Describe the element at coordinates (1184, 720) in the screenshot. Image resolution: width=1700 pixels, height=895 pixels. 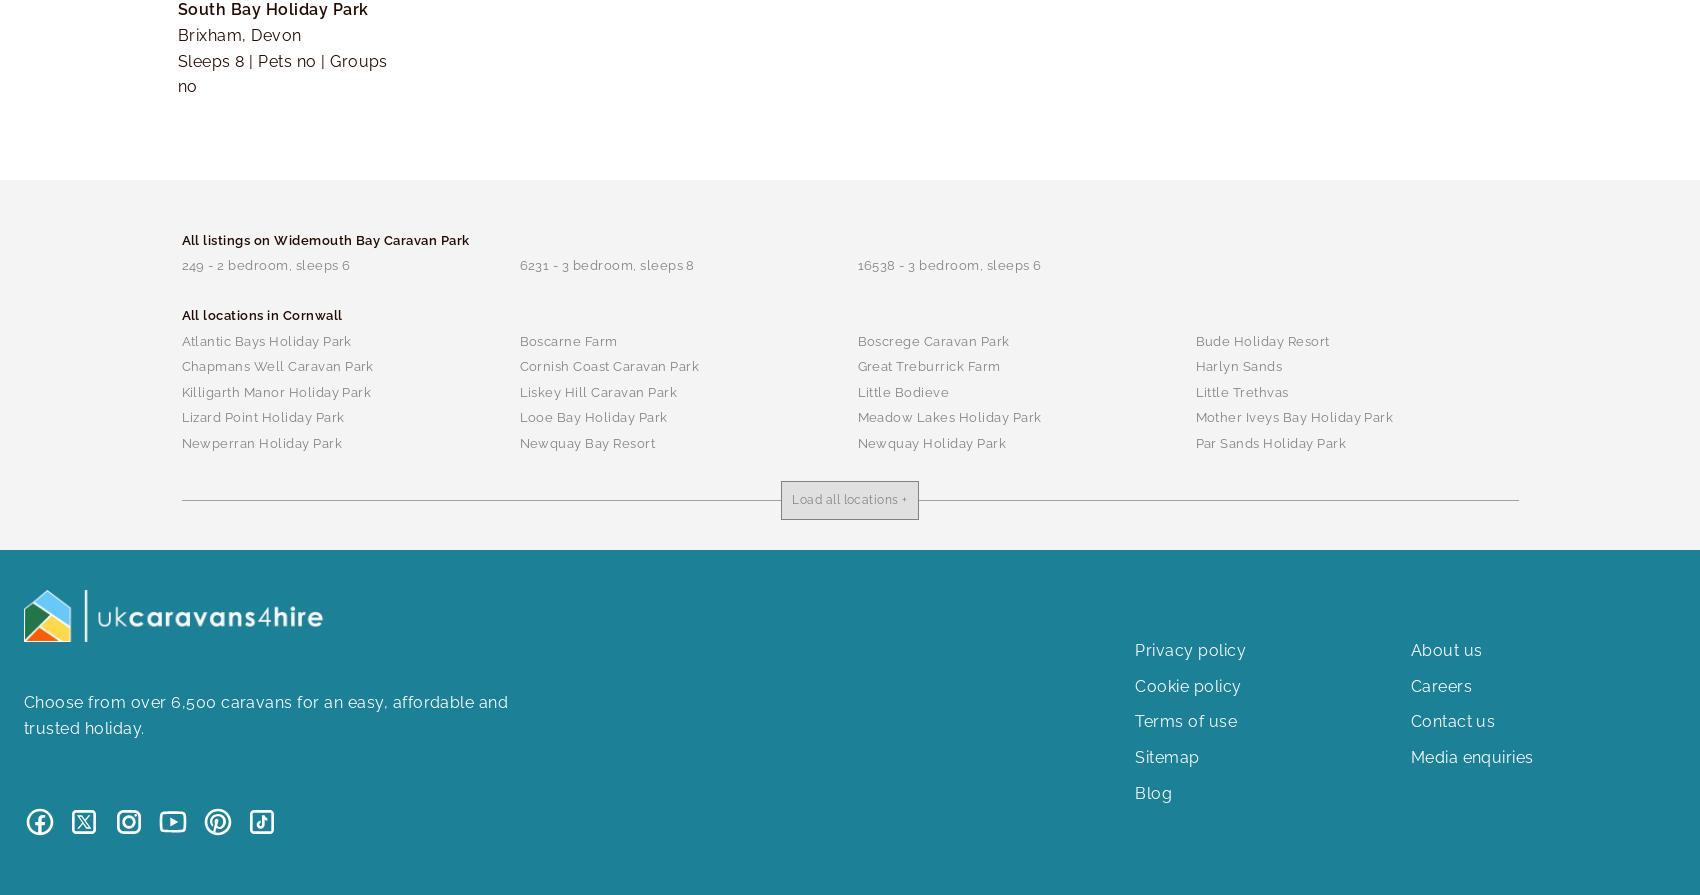
I see `'Terms of use'` at that location.